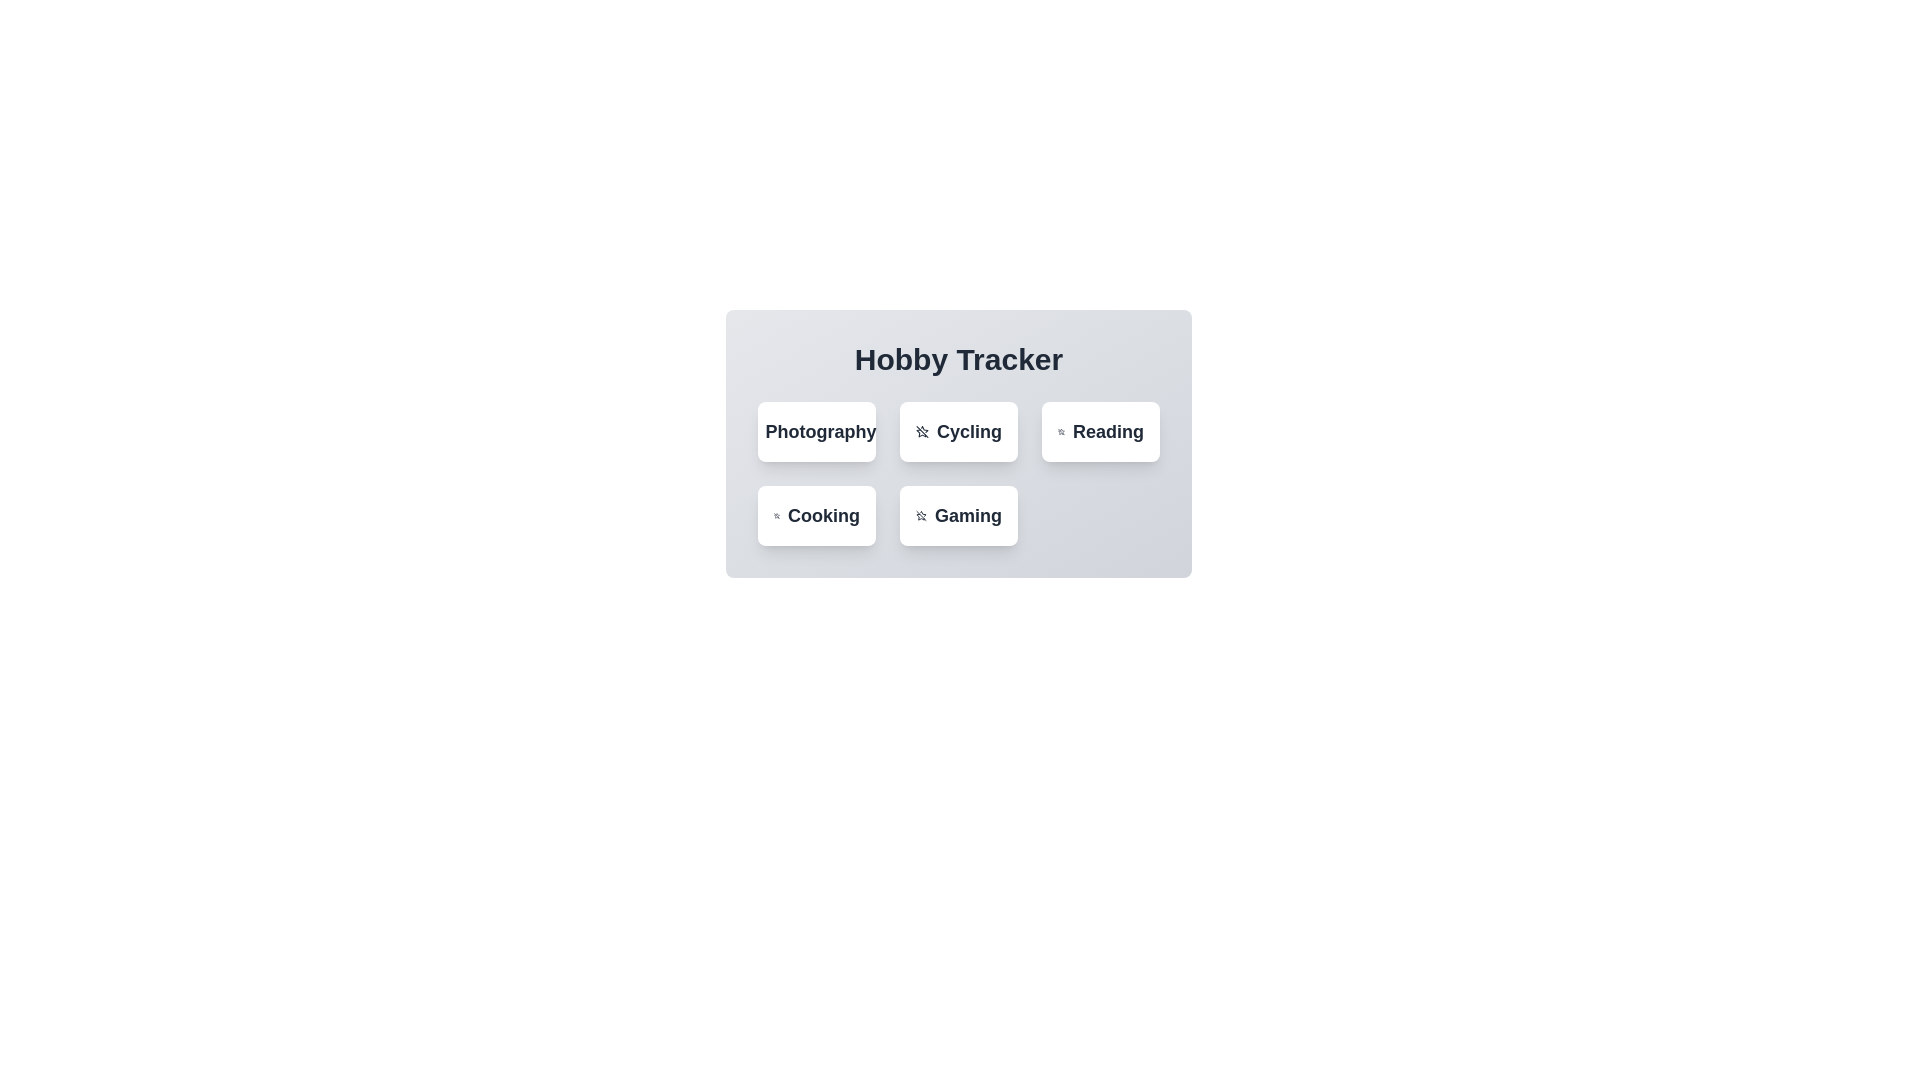 The image size is (1920, 1080). I want to click on the hobby Gaming by clicking its button, so click(958, 515).